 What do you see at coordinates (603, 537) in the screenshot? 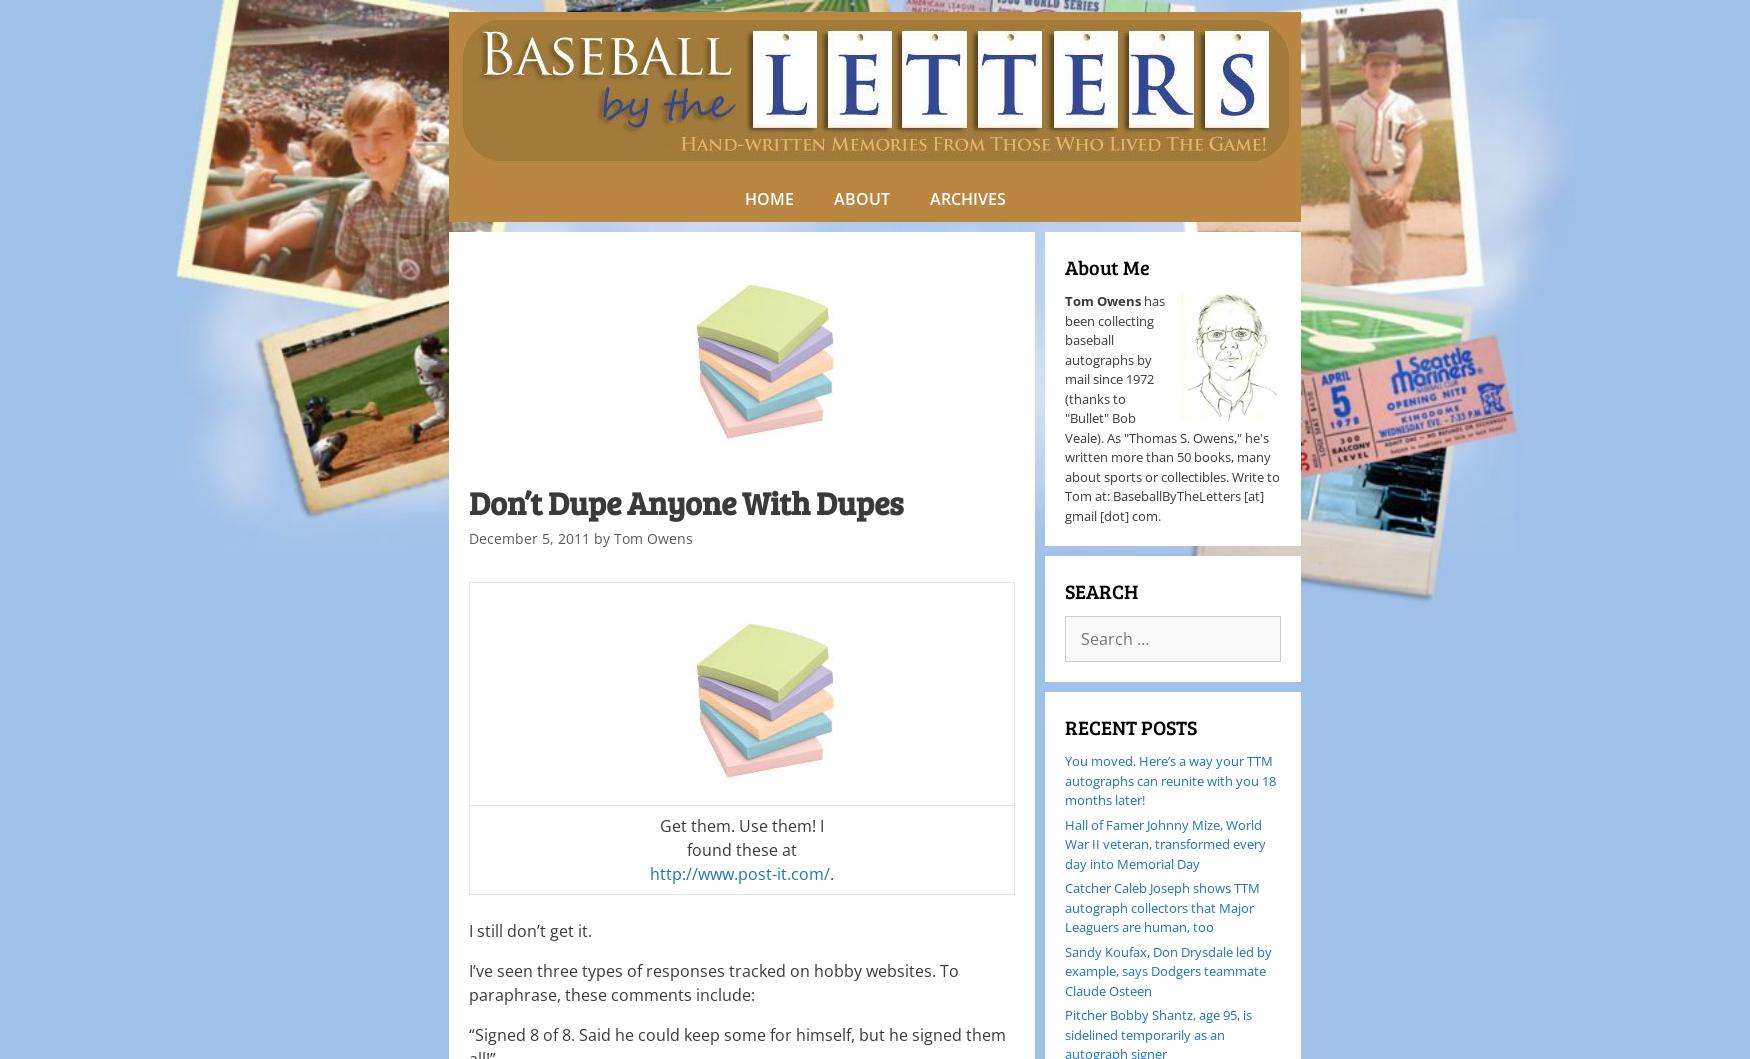
I see `'by'` at bounding box center [603, 537].